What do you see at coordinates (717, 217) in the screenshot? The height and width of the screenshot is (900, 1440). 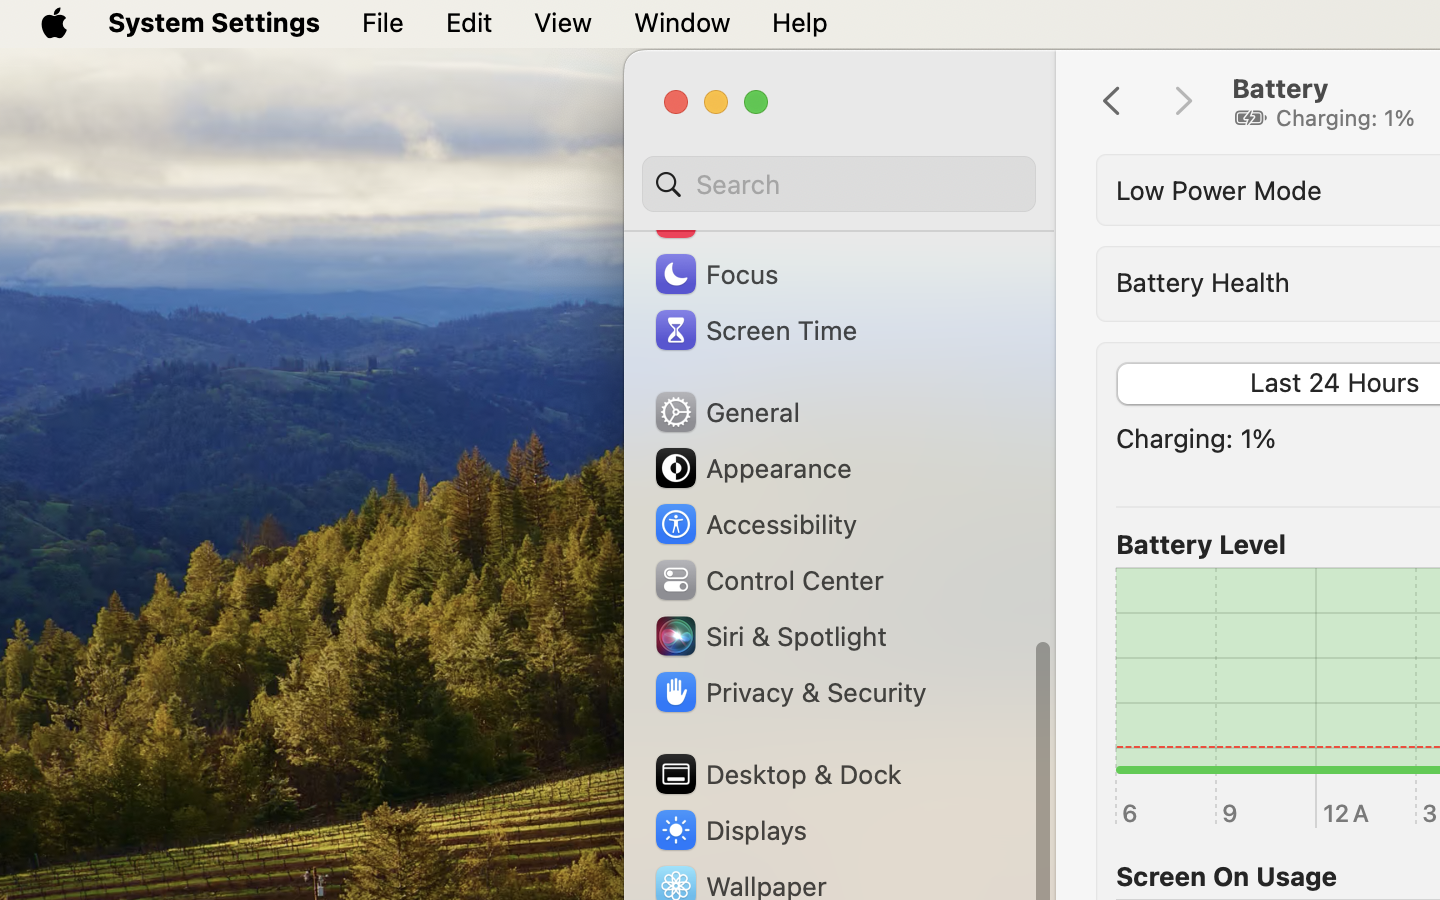 I see `'Sound'` at bounding box center [717, 217].